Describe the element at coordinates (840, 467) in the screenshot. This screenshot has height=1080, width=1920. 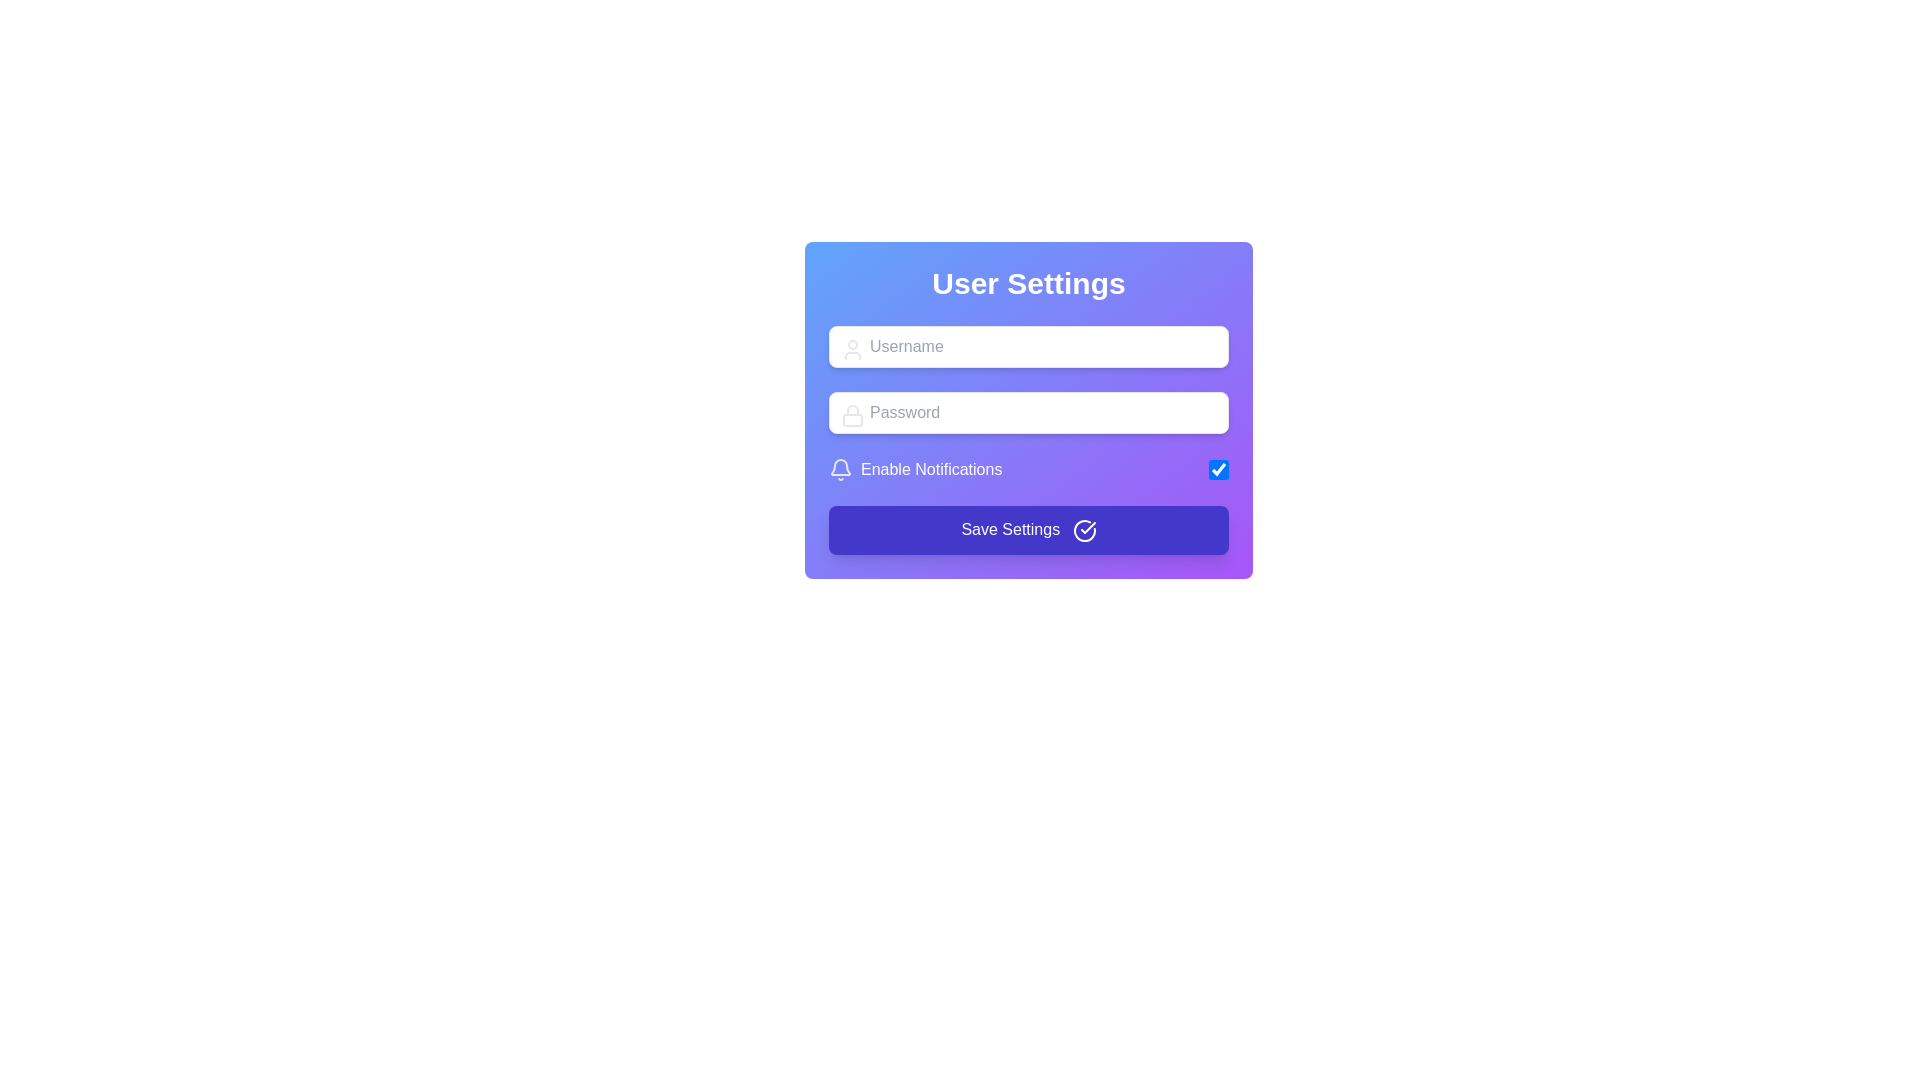
I see `the bell icon located to the left of the 'Enable Notifications' text` at that location.